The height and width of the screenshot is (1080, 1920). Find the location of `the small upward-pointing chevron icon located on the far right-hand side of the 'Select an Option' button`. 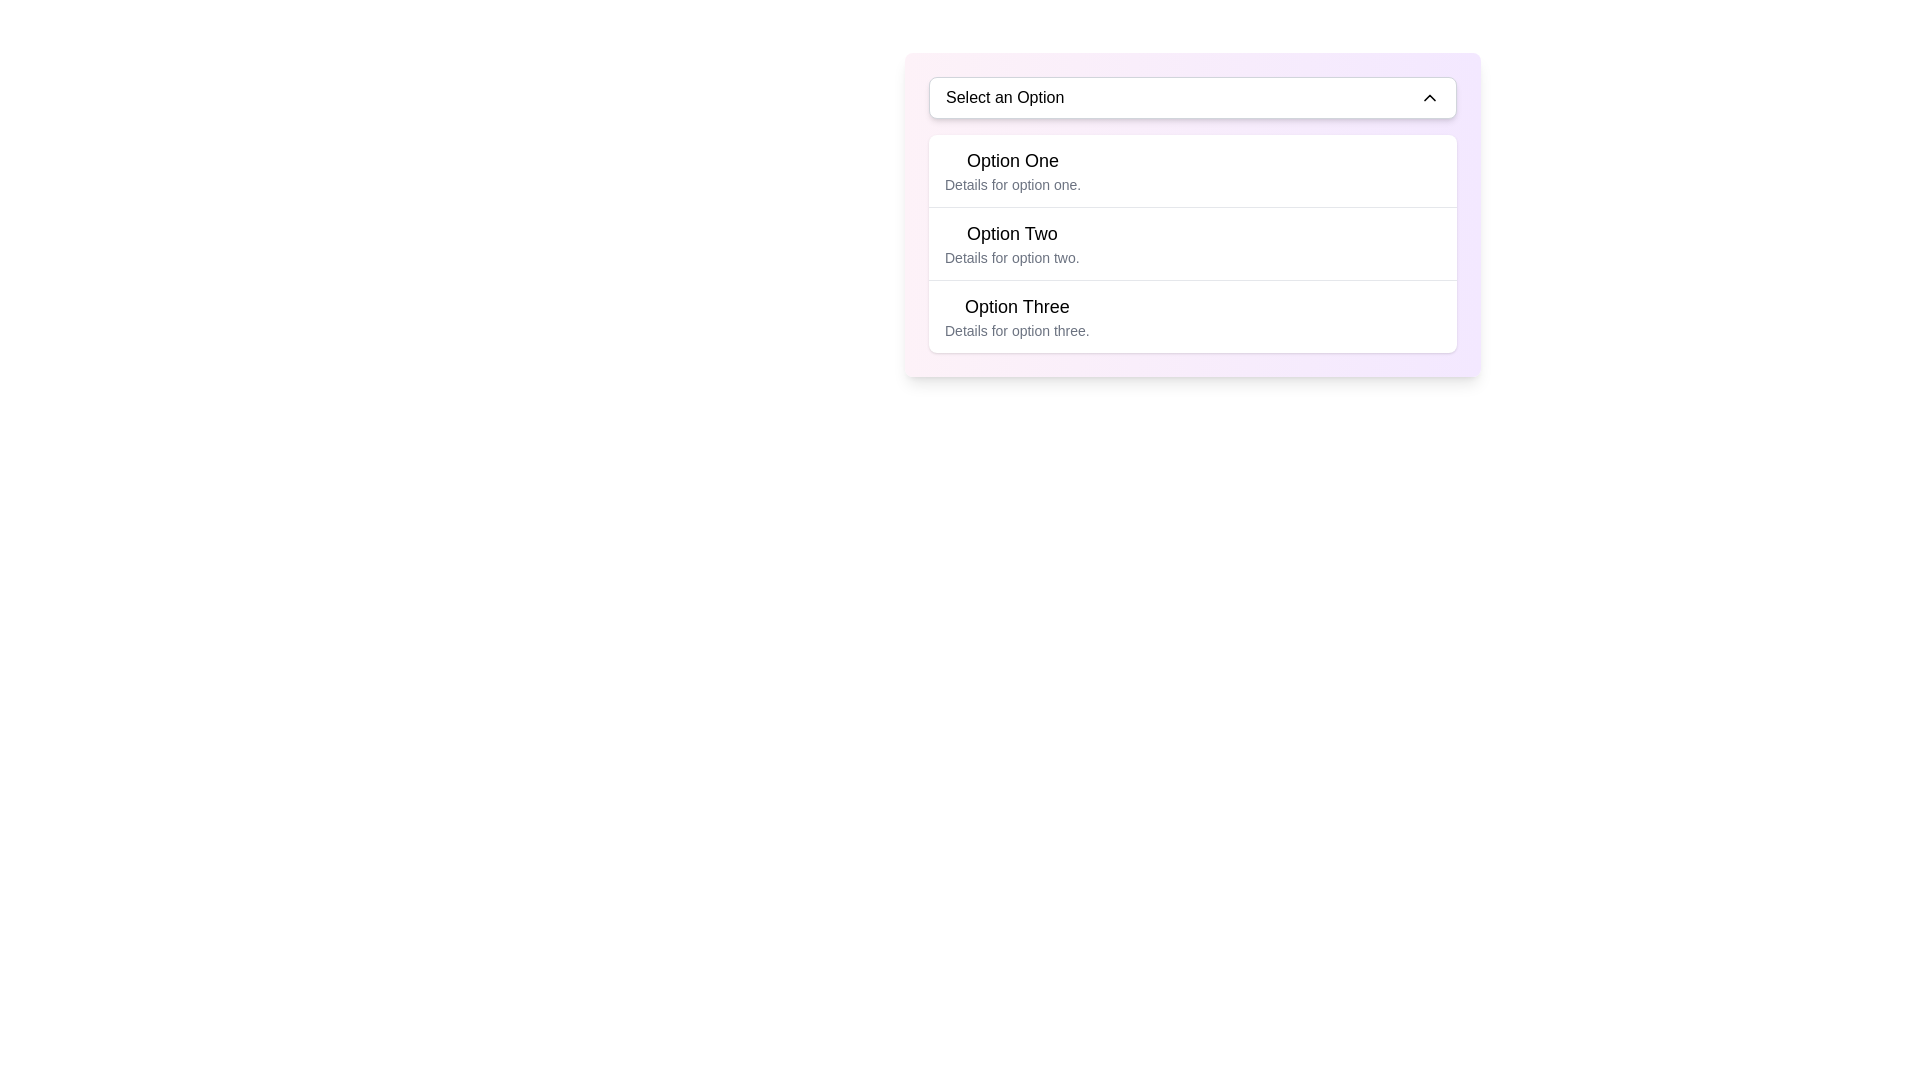

the small upward-pointing chevron icon located on the far right-hand side of the 'Select an Option' button is located at coordinates (1429, 97).